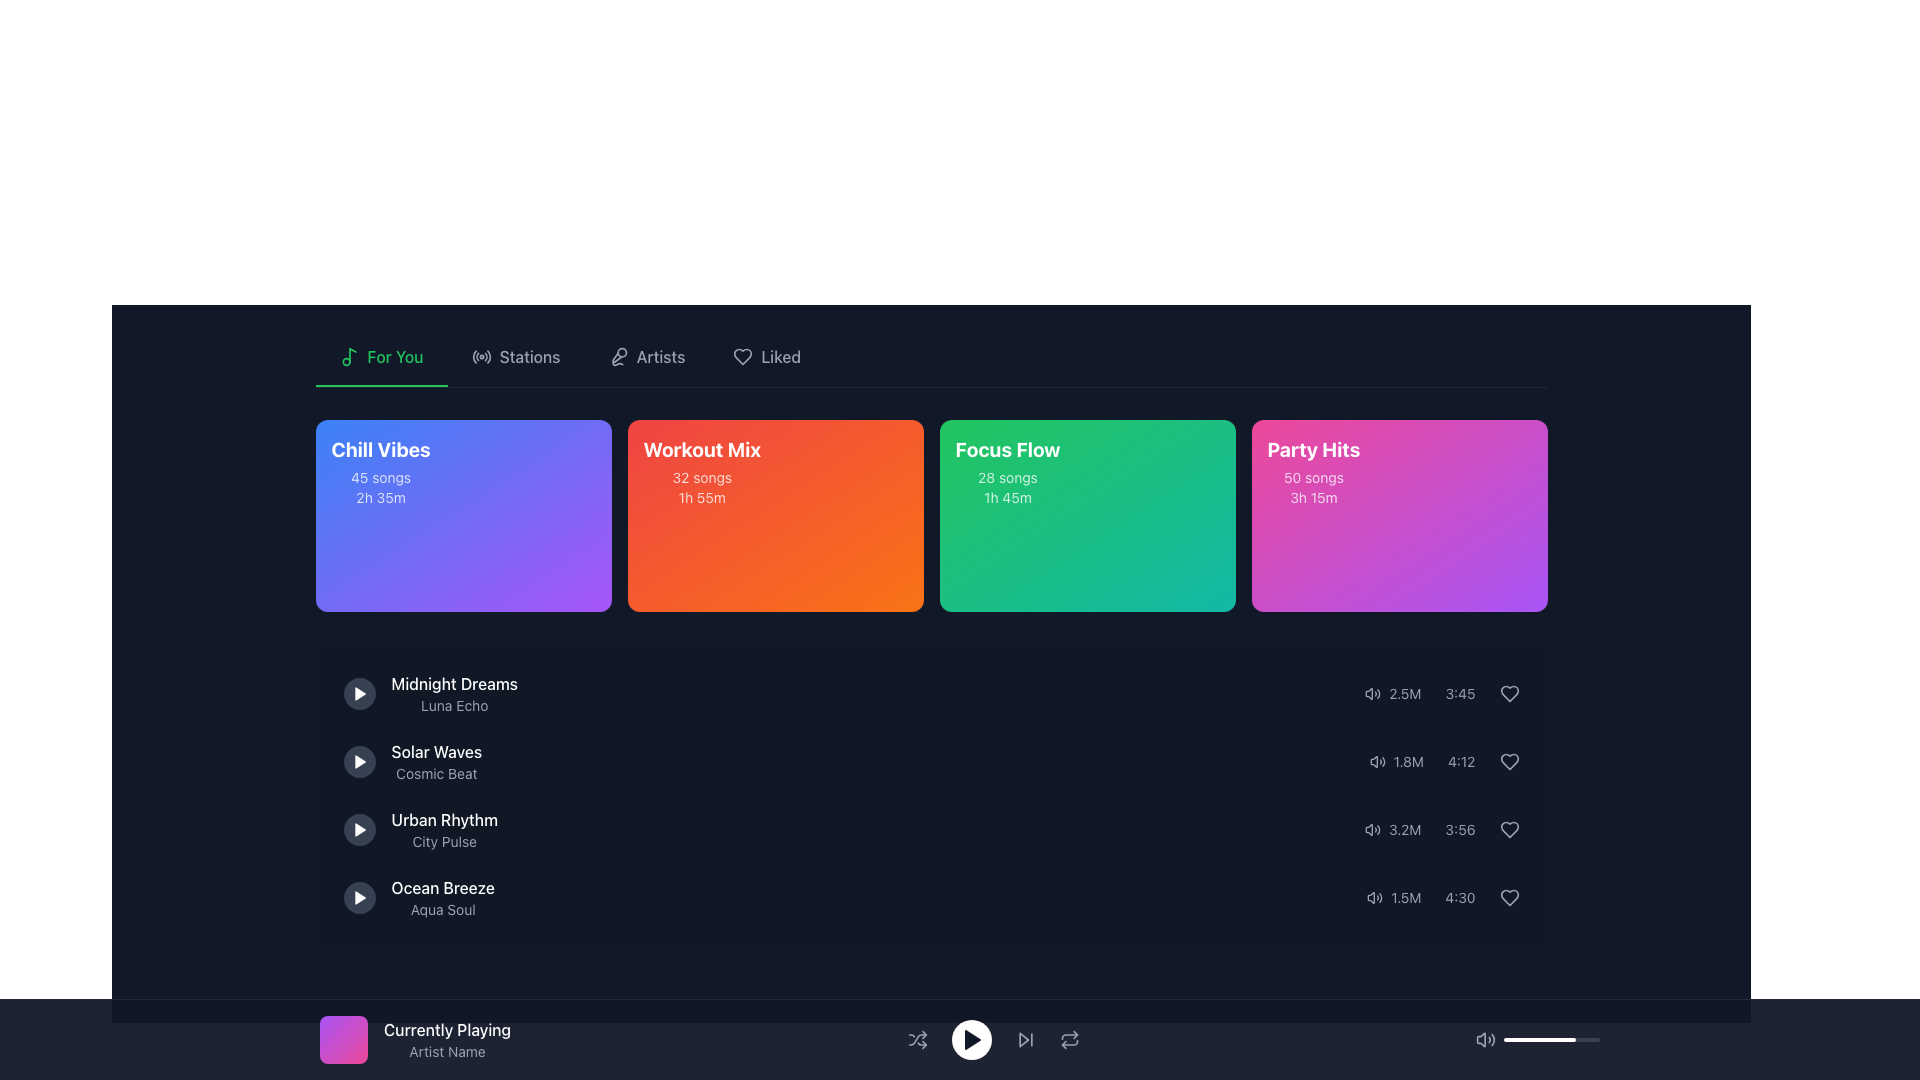  I want to click on the text 'Solar Waves' for copying, which is displayed in white font on a dark background, positioned between 'Midnight Dreams' and 'Urban Rhythm' in the playlist, so click(435, 752).